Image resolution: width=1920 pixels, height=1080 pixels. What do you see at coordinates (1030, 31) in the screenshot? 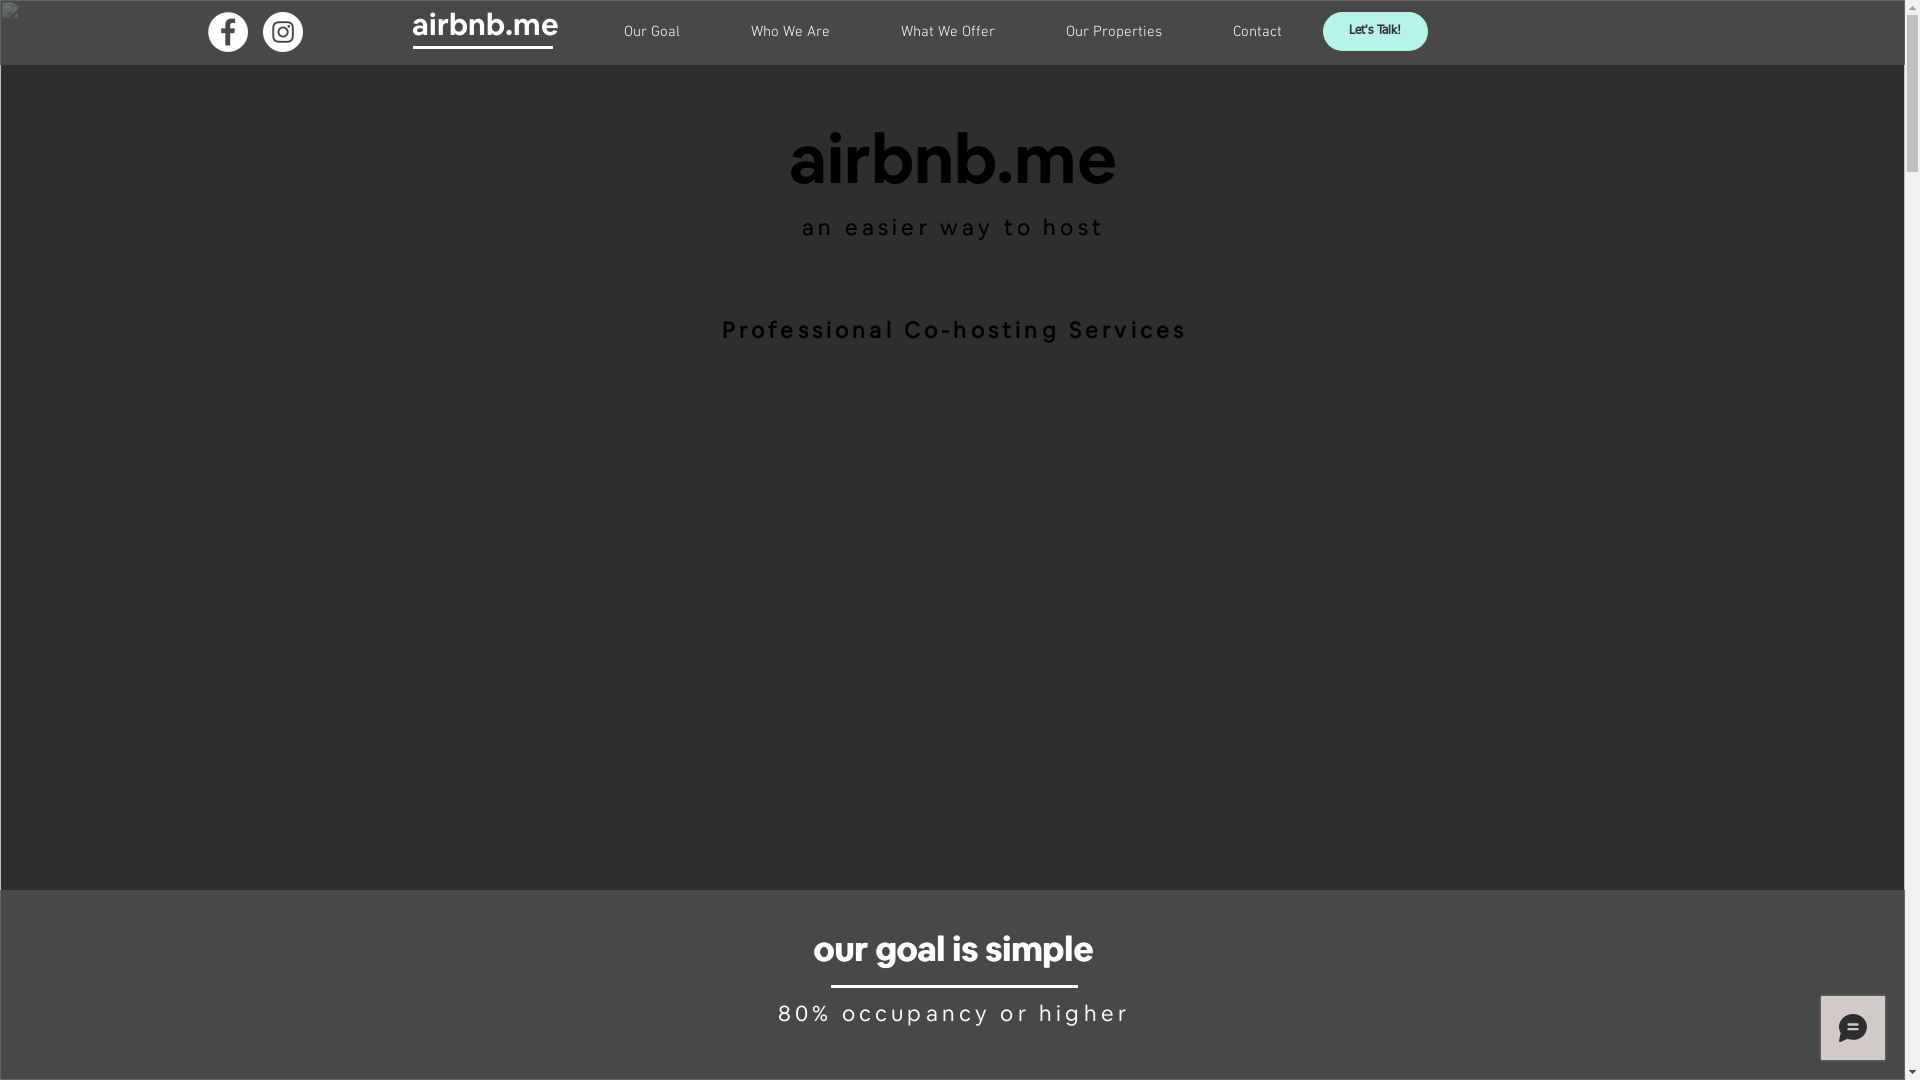
I see `'Our Properties'` at bounding box center [1030, 31].